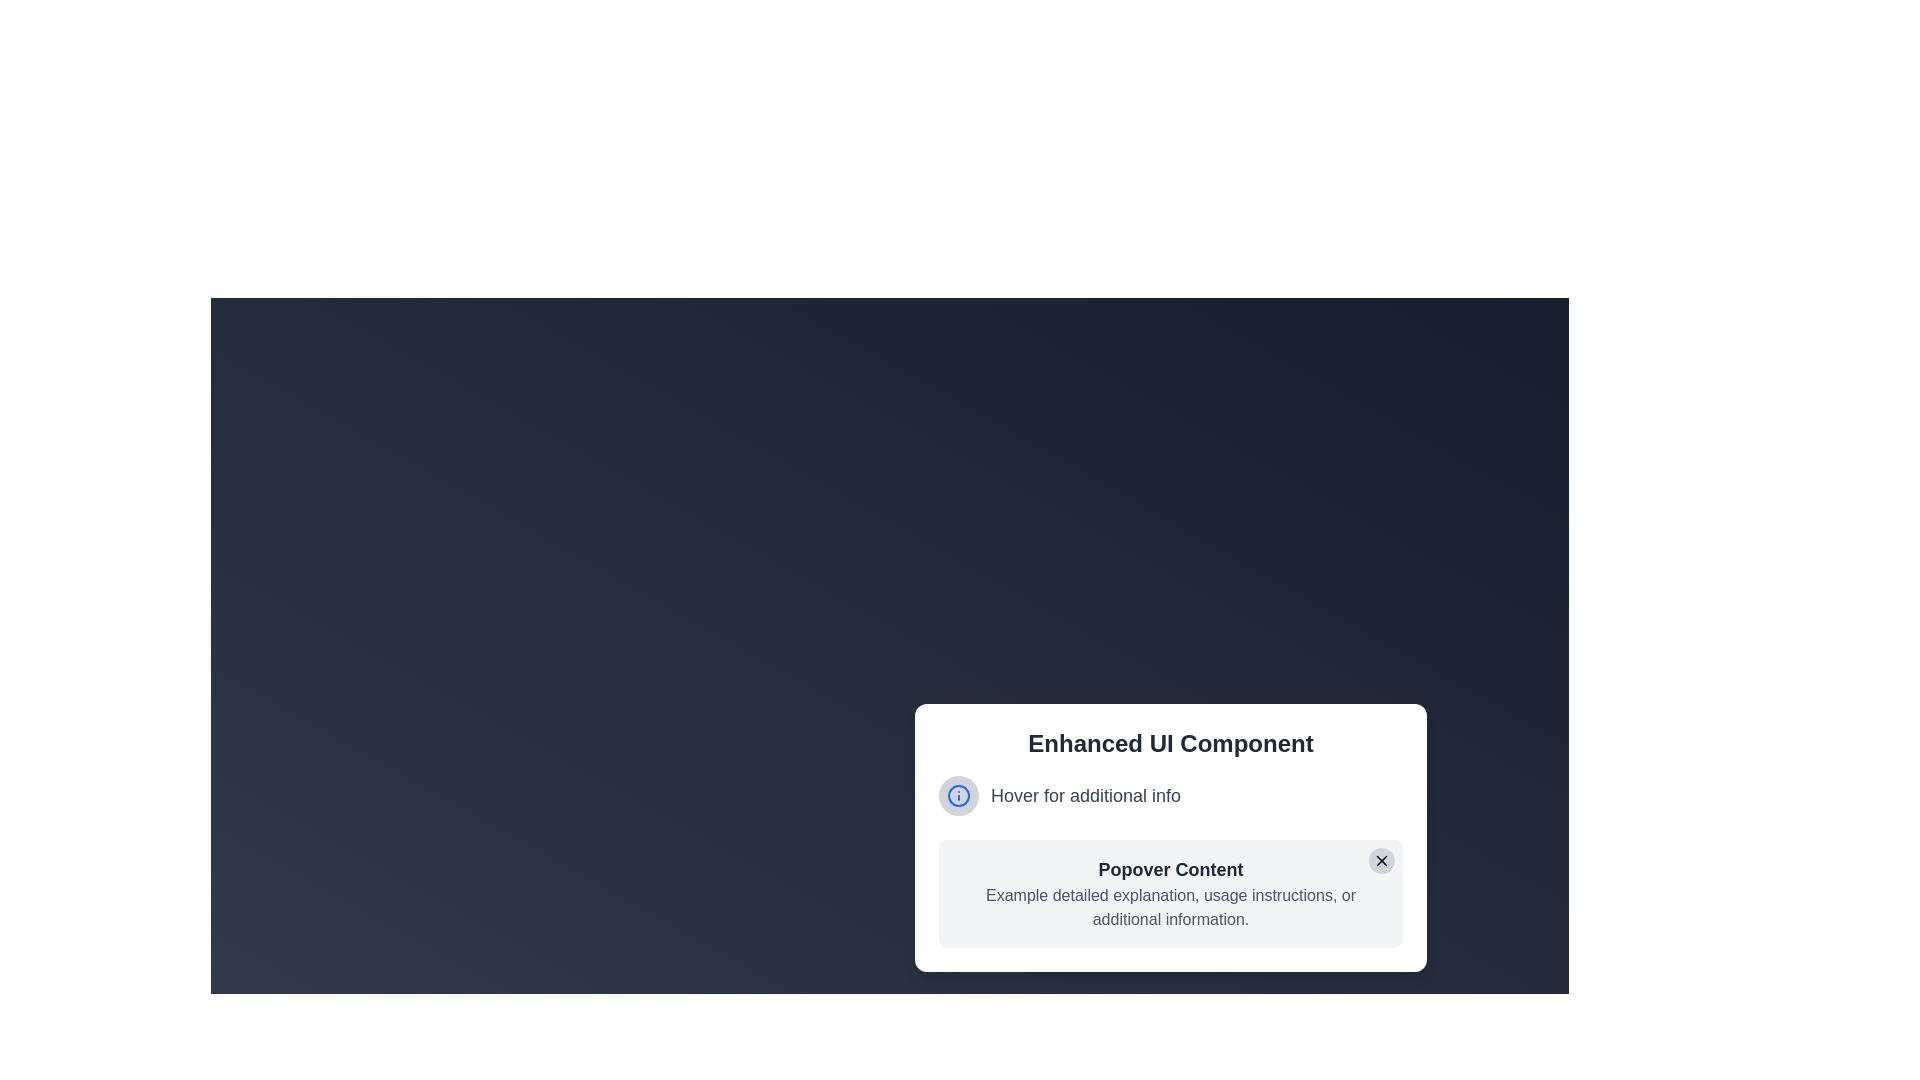 This screenshot has height=1080, width=1920. What do you see at coordinates (1381, 859) in the screenshot?
I see `the 'X' icon in the top-right corner of the popover component` at bounding box center [1381, 859].